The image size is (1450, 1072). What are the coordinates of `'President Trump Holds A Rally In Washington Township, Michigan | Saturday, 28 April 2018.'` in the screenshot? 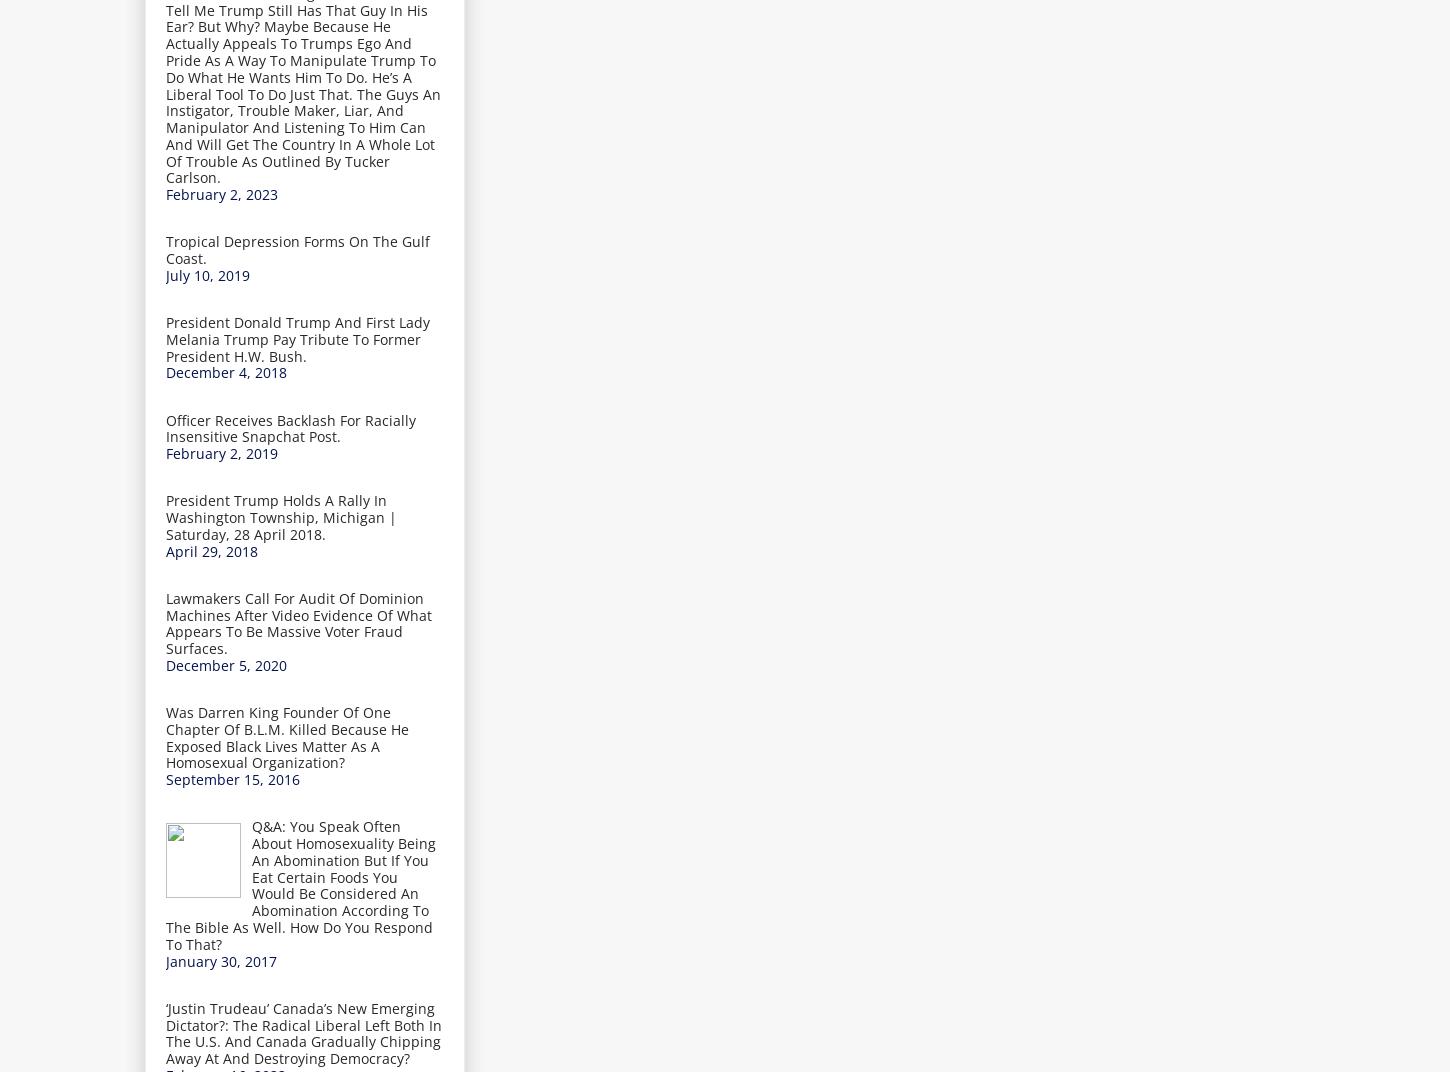 It's located at (165, 517).